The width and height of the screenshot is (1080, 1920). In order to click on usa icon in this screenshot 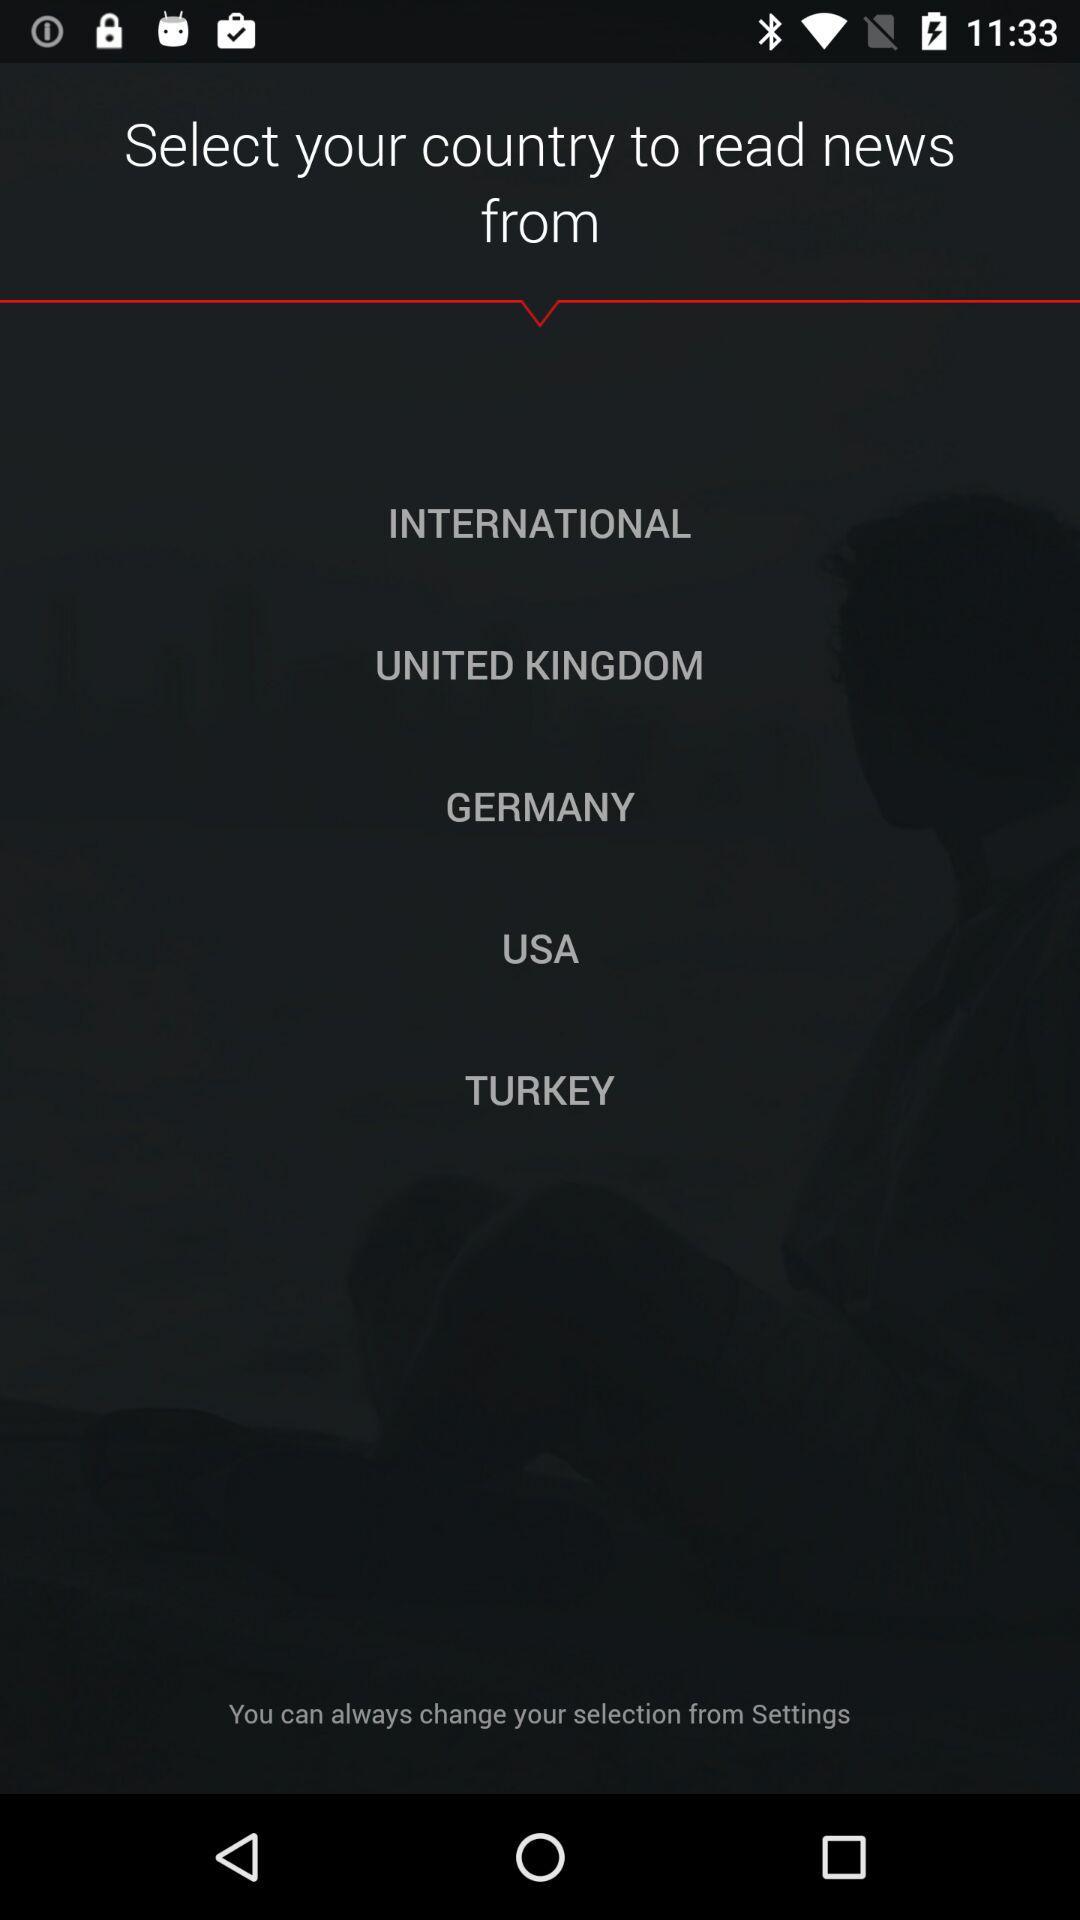, I will do `click(540, 946)`.